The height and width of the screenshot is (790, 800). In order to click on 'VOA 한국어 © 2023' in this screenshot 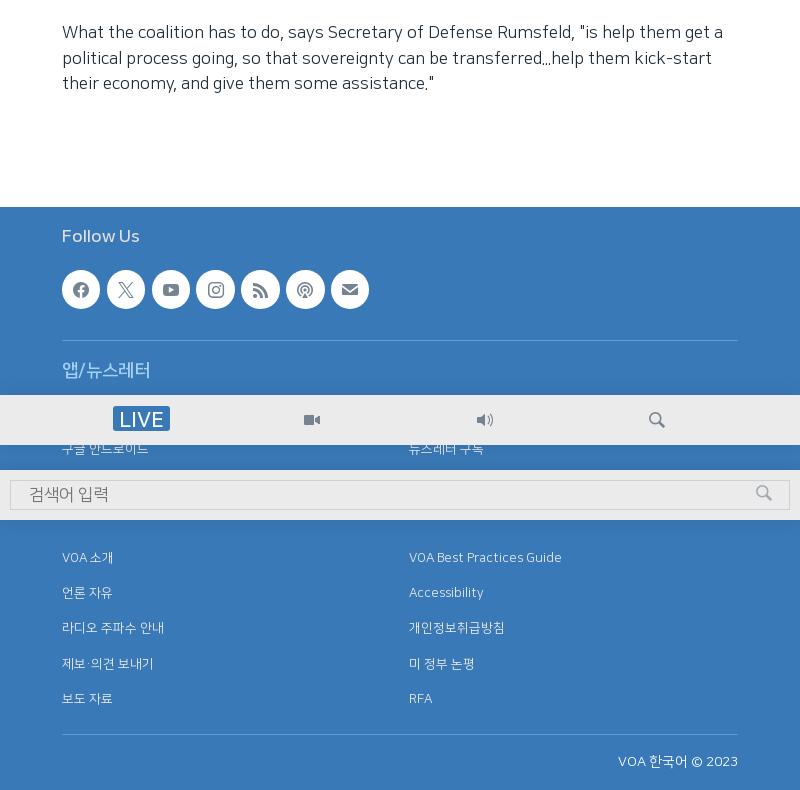, I will do `click(678, 762)`.